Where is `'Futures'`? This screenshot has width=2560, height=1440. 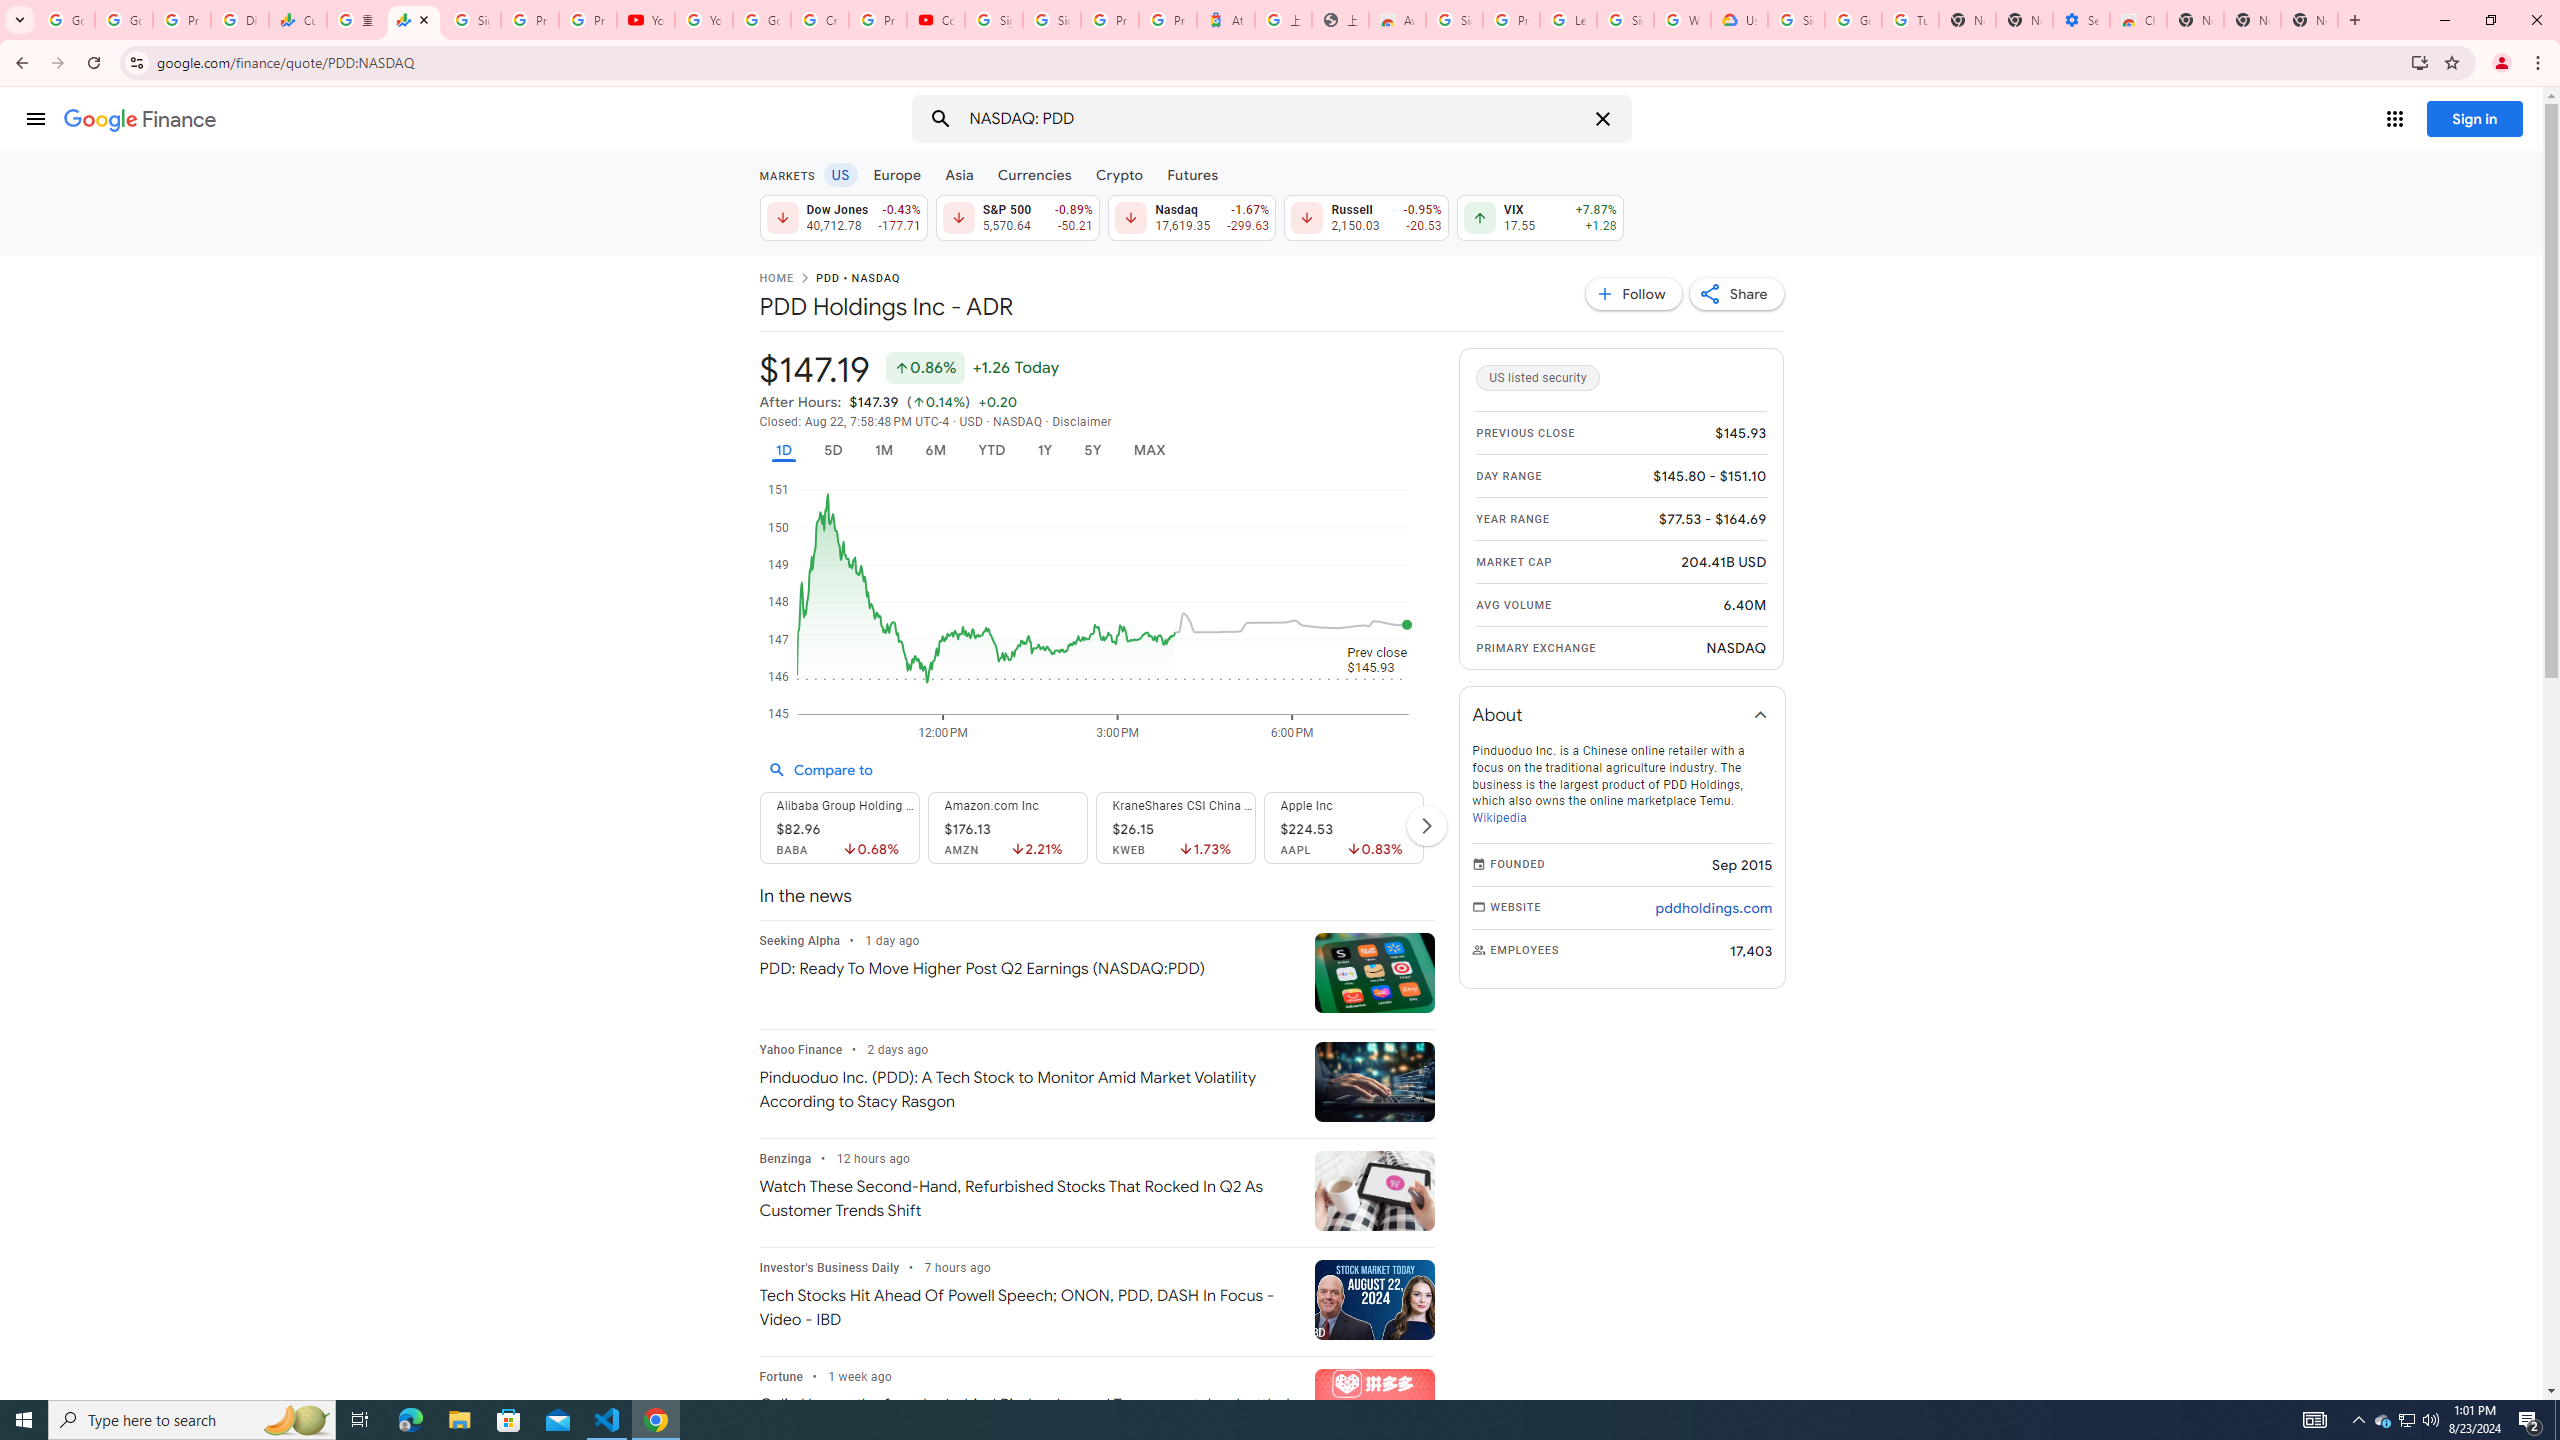
'Futures' is located at coordinates (1191, 173).